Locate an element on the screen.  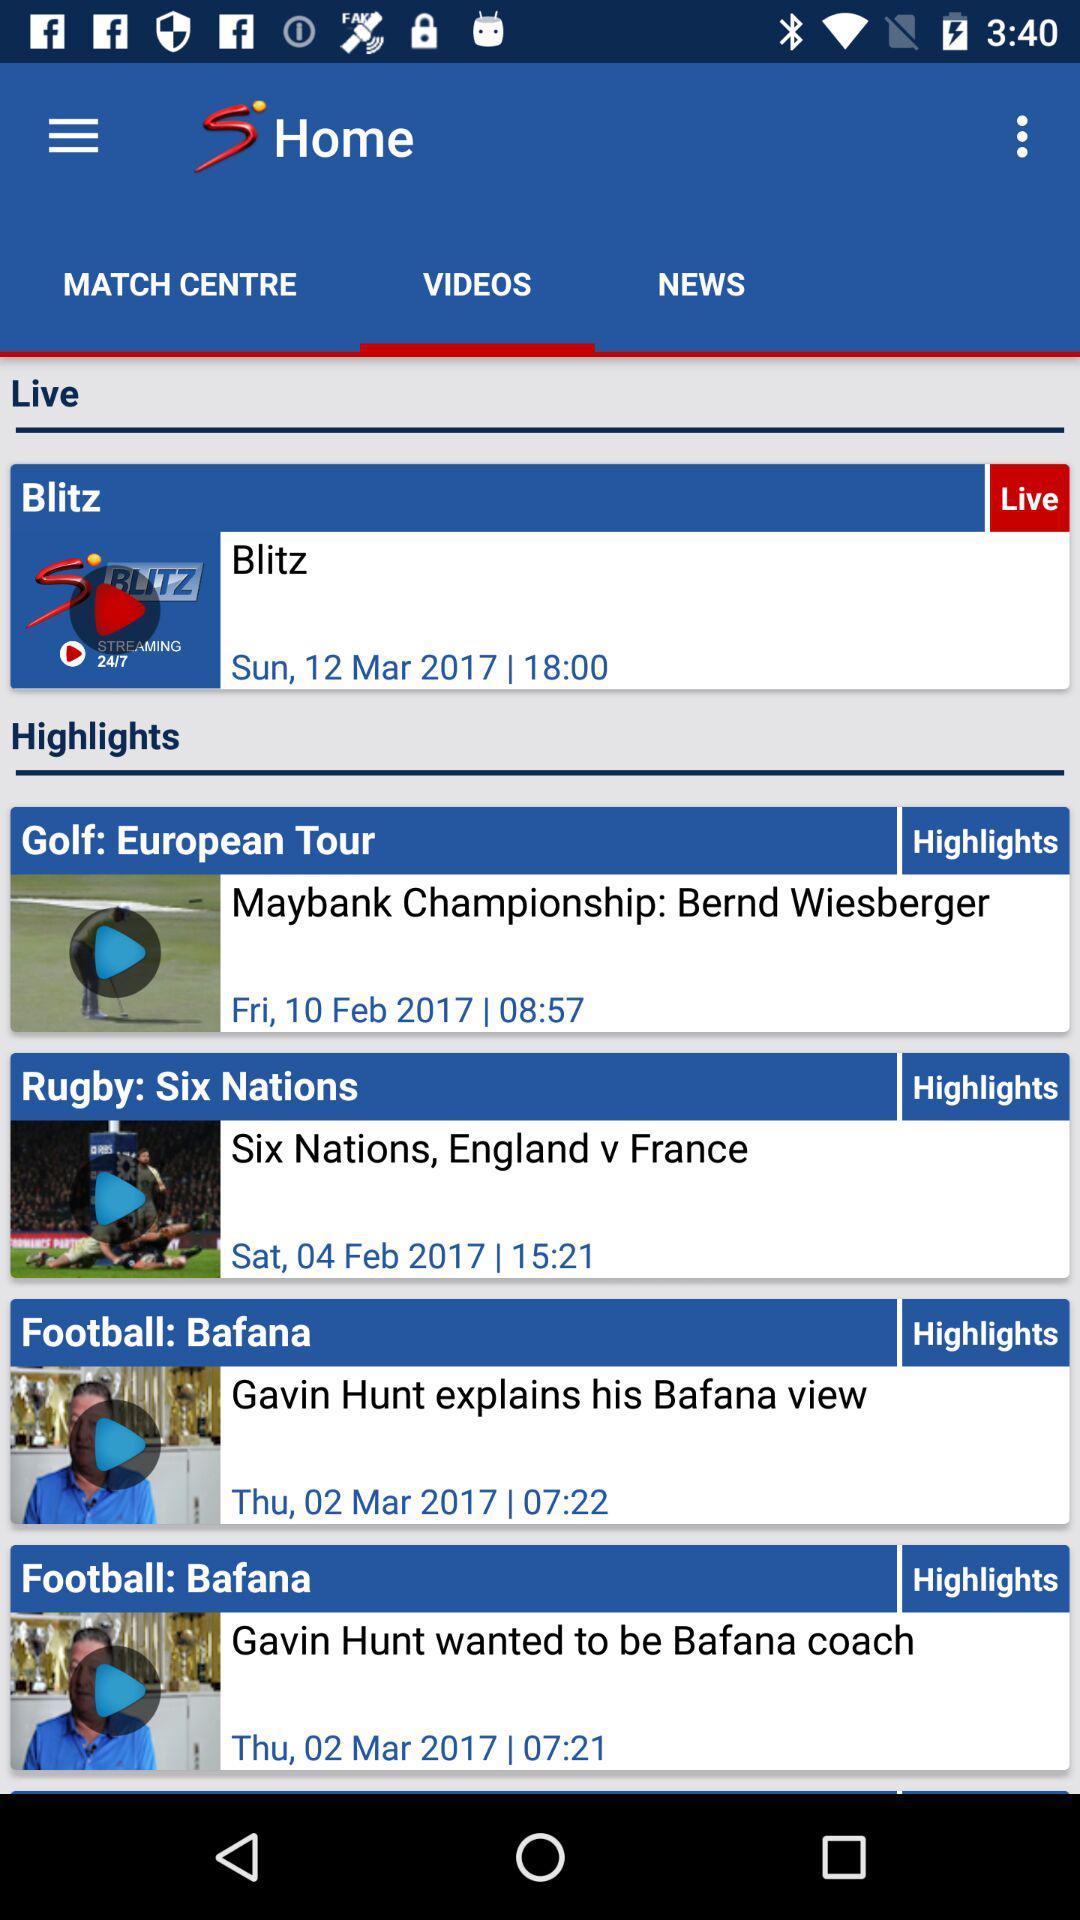
the third feed is located at coordinates (540, 1165).